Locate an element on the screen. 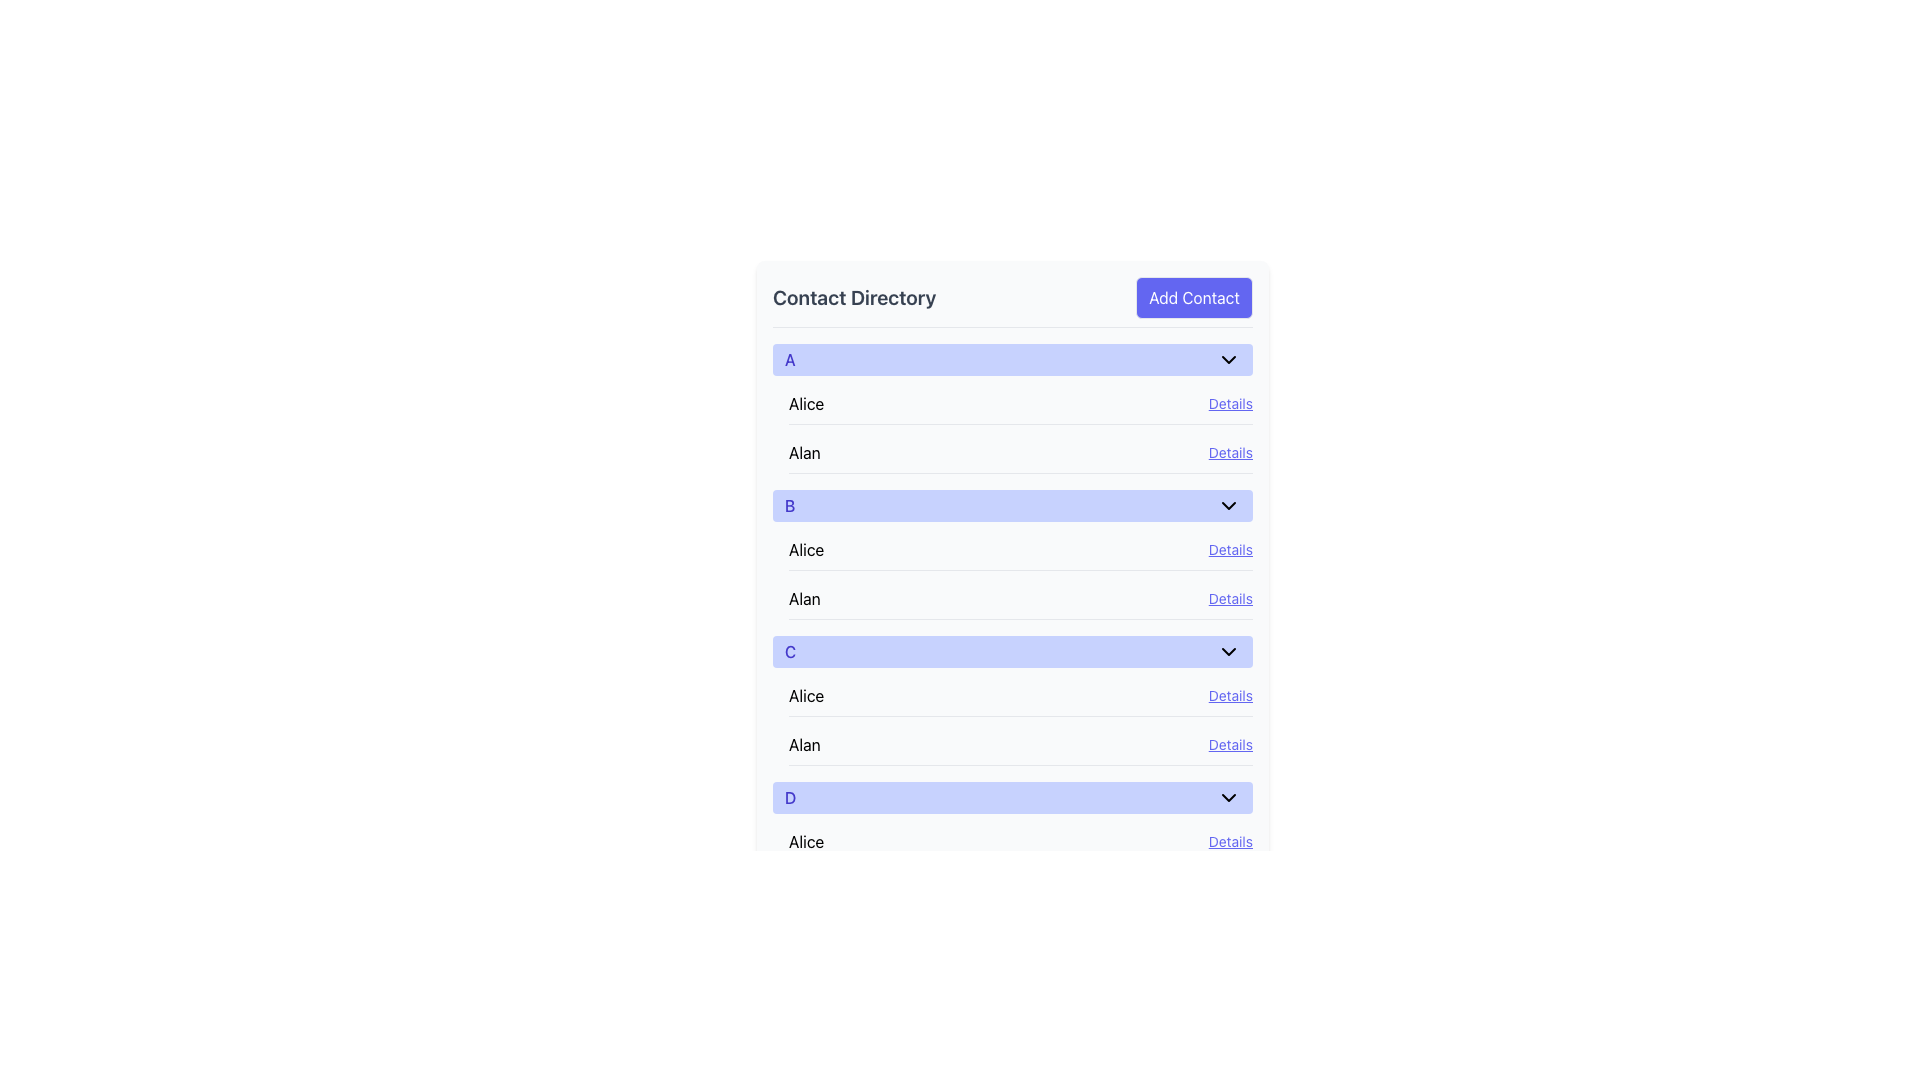 Image resolution: width=1920 pixels, height=1080 pixels. the rightmost hyperlink in the 'Alan' entry section of the 'A' category is located at coordinates (1229, 452).